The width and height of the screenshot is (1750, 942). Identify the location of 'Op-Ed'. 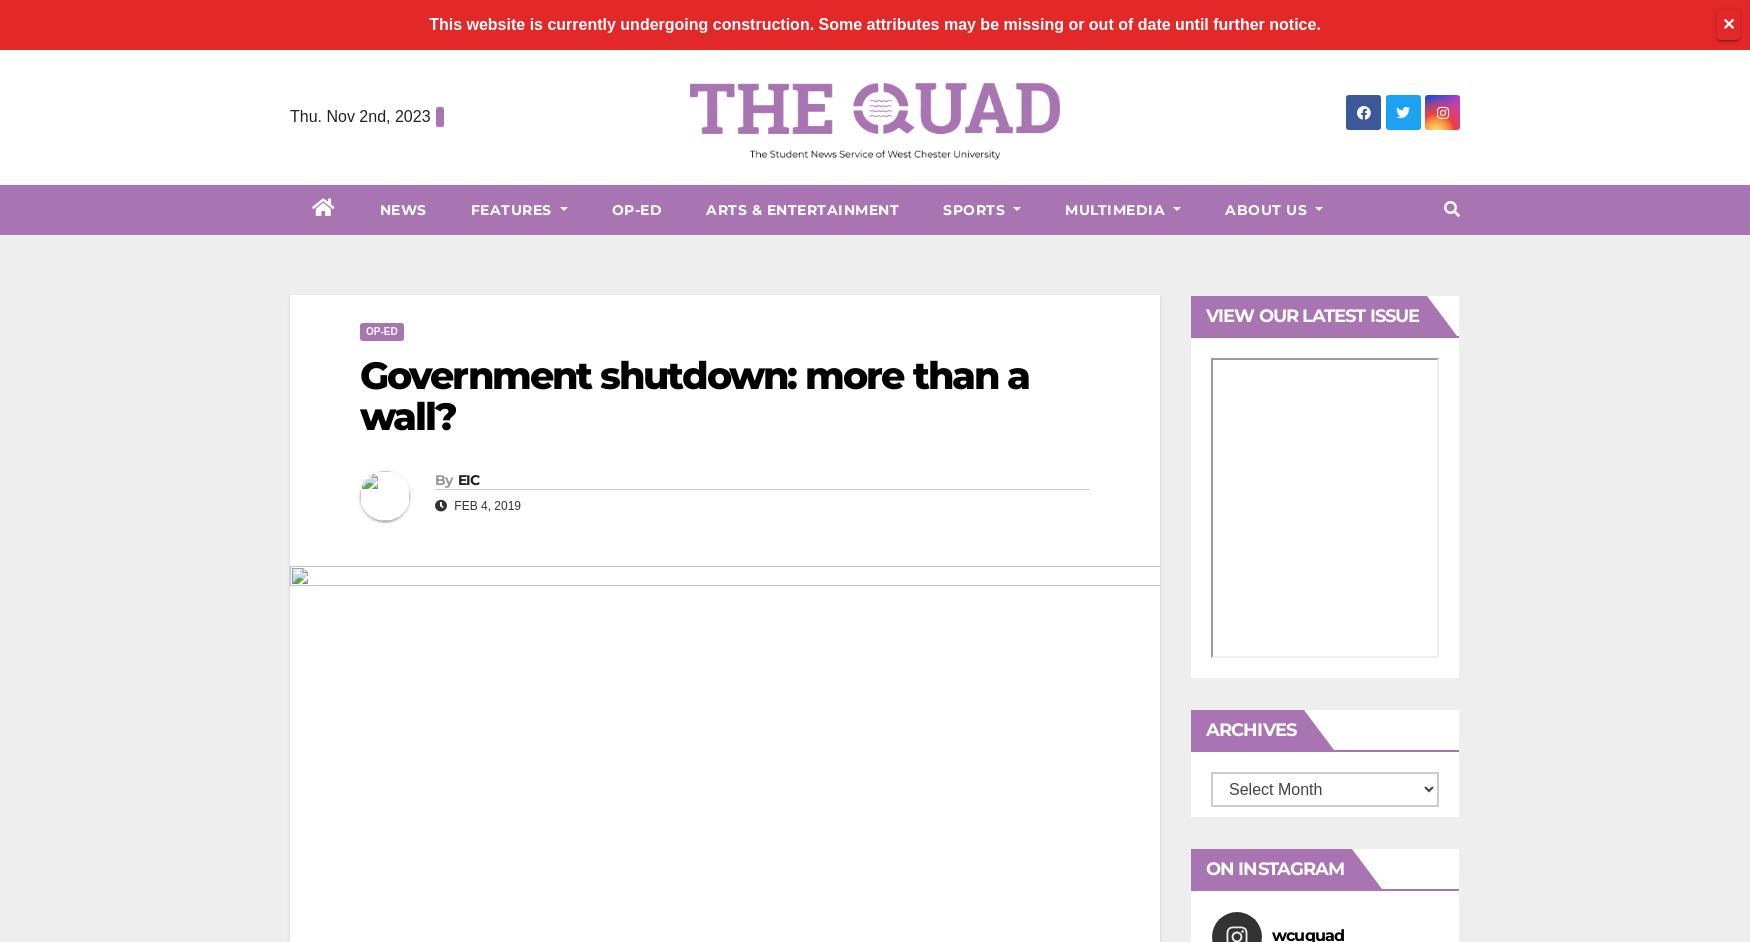
(635, 209).